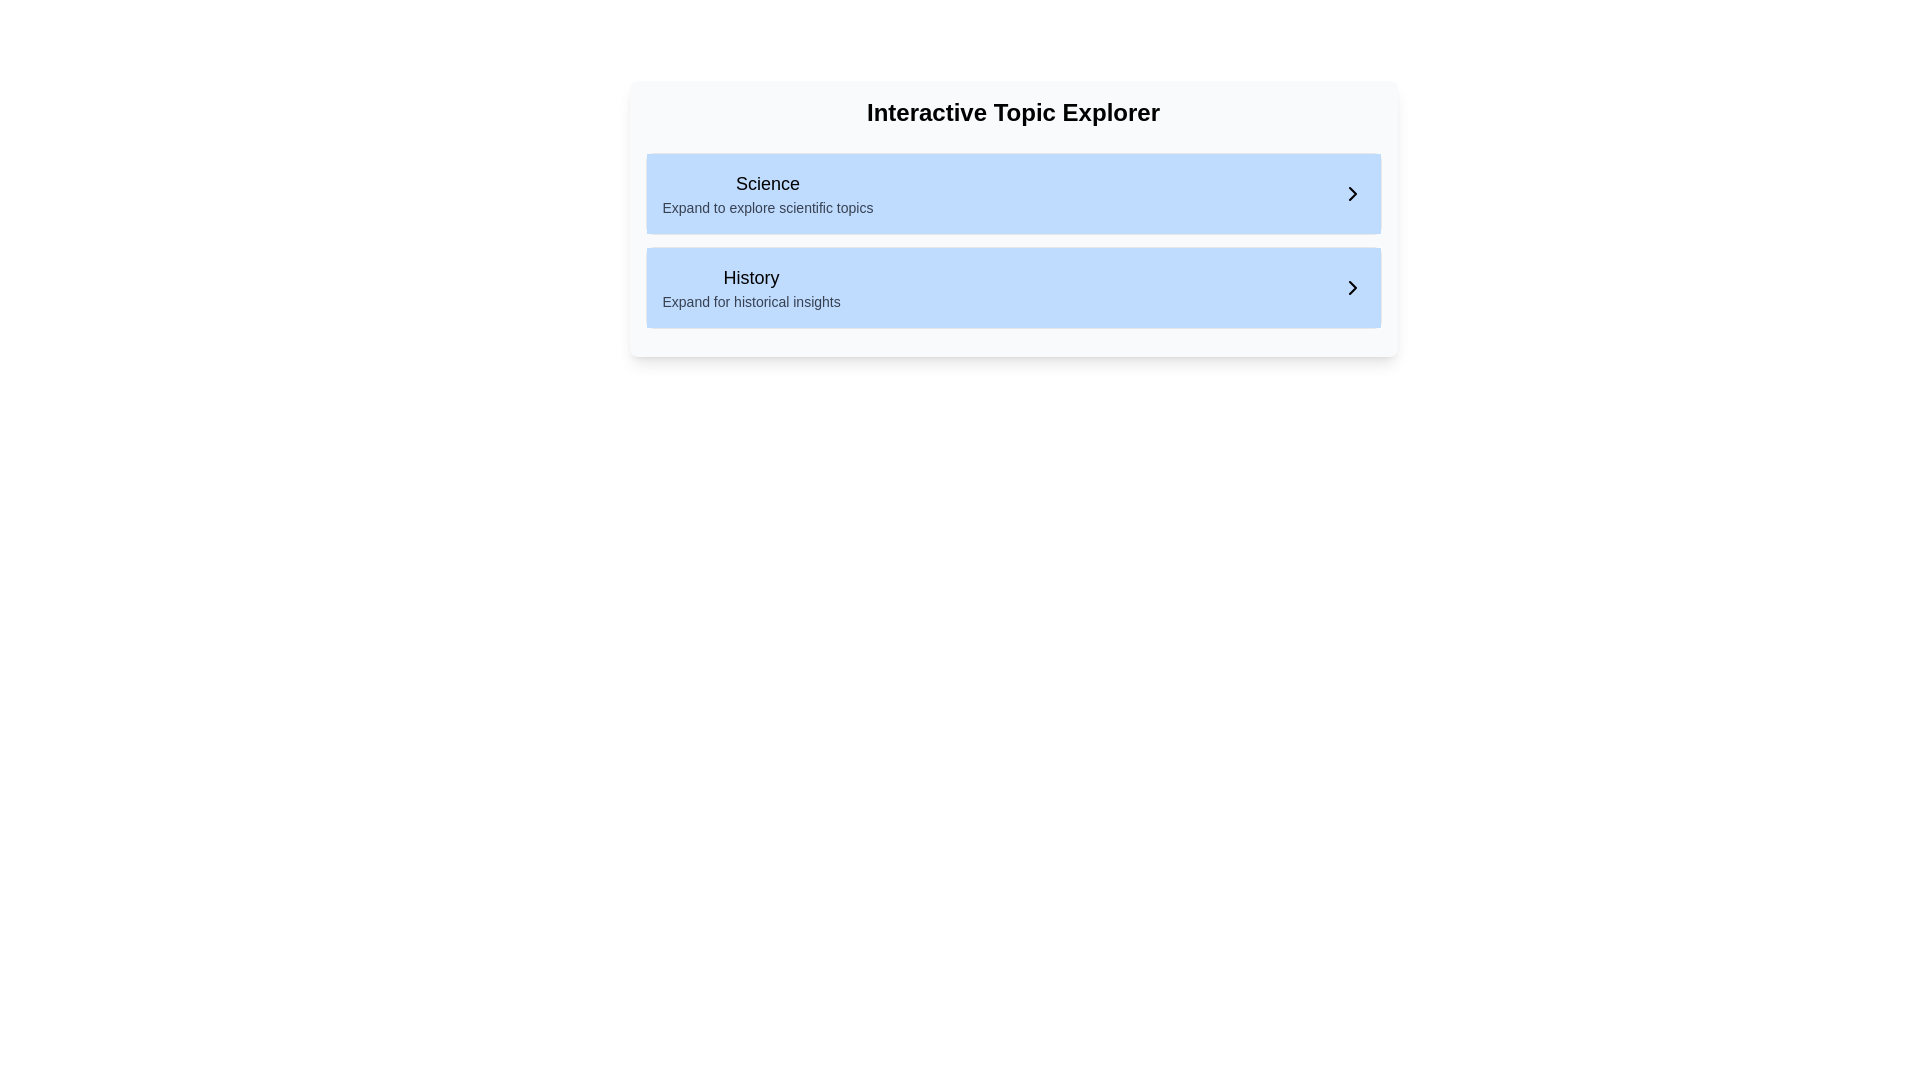  Describe the element at coordinates (767, 184) in the screenshot. I see `the text label displaying 'Science' in medium font size, styled in black on a blue background, located at the top of the first blue section under 'Interactive Topic Explorer'` at that location.